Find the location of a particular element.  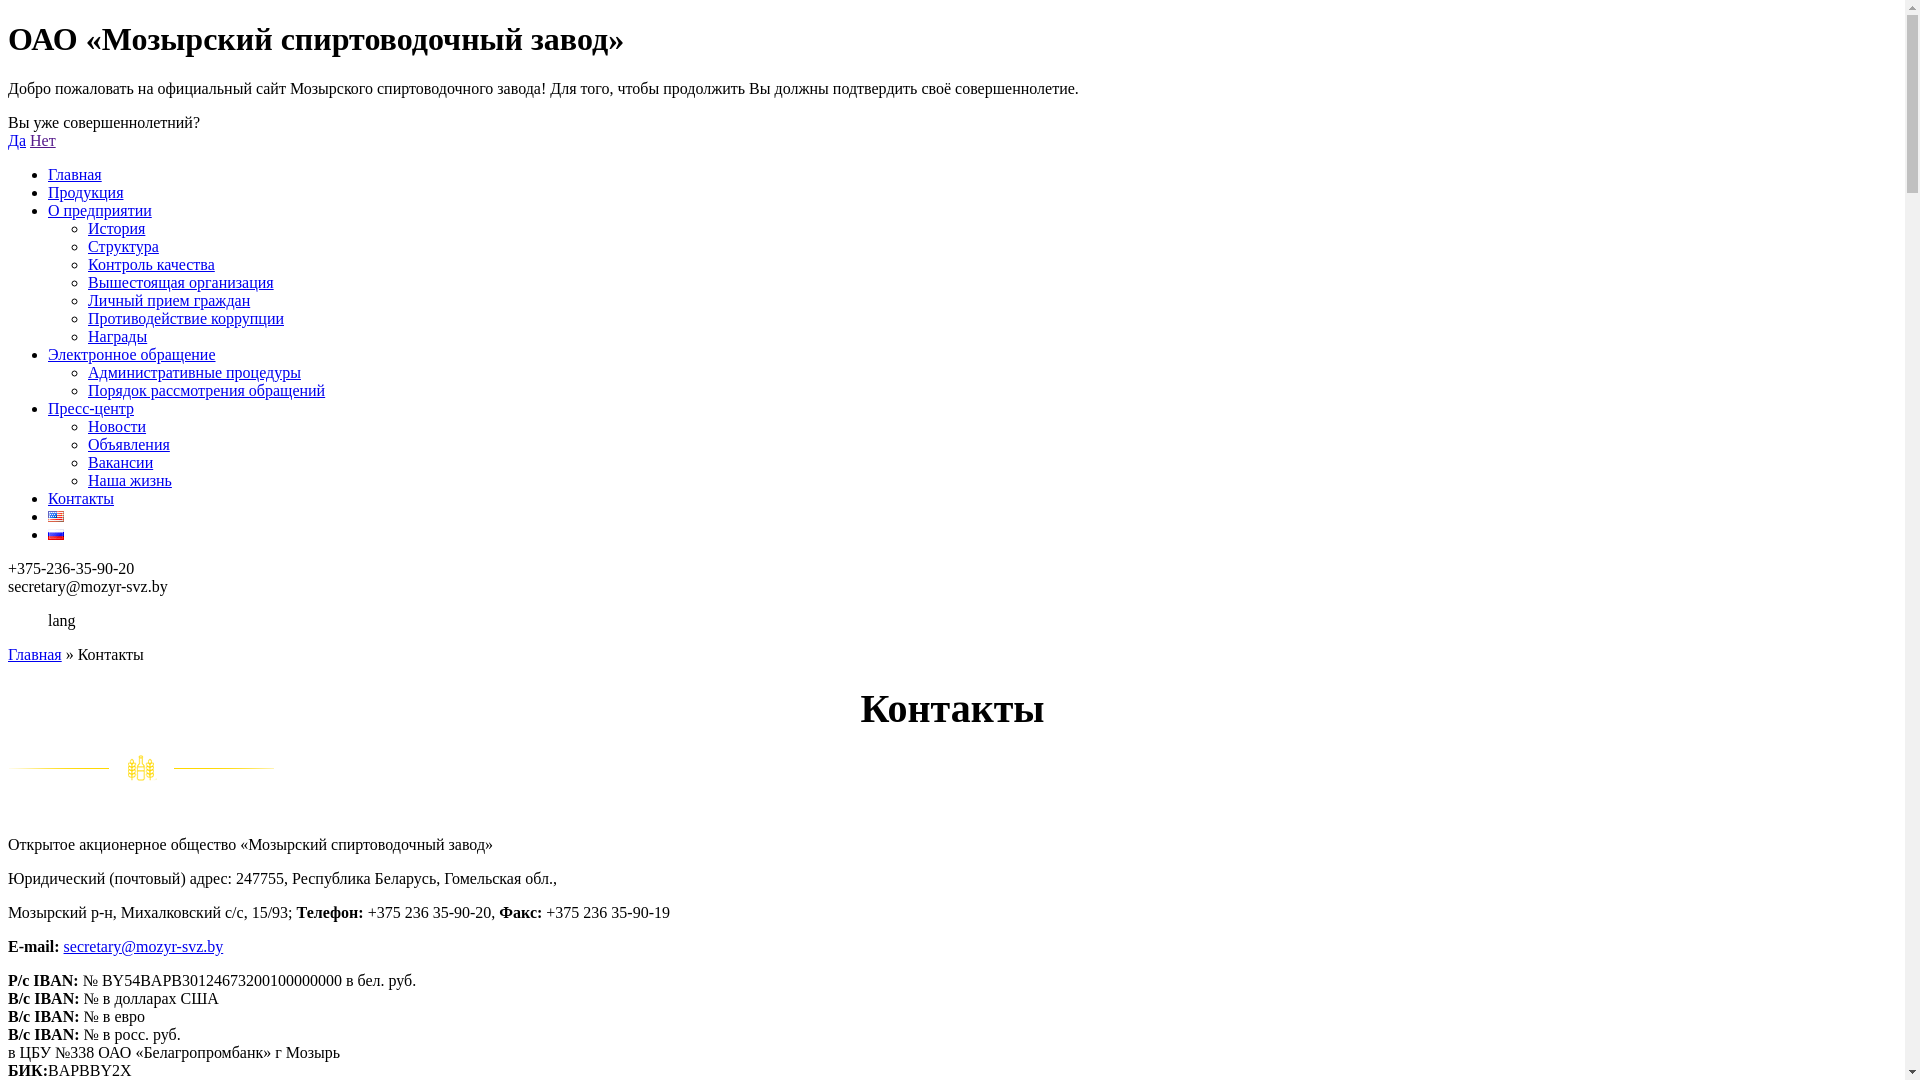

'secretary@mozyr-svz.by' is located at coordinates (143, 945).